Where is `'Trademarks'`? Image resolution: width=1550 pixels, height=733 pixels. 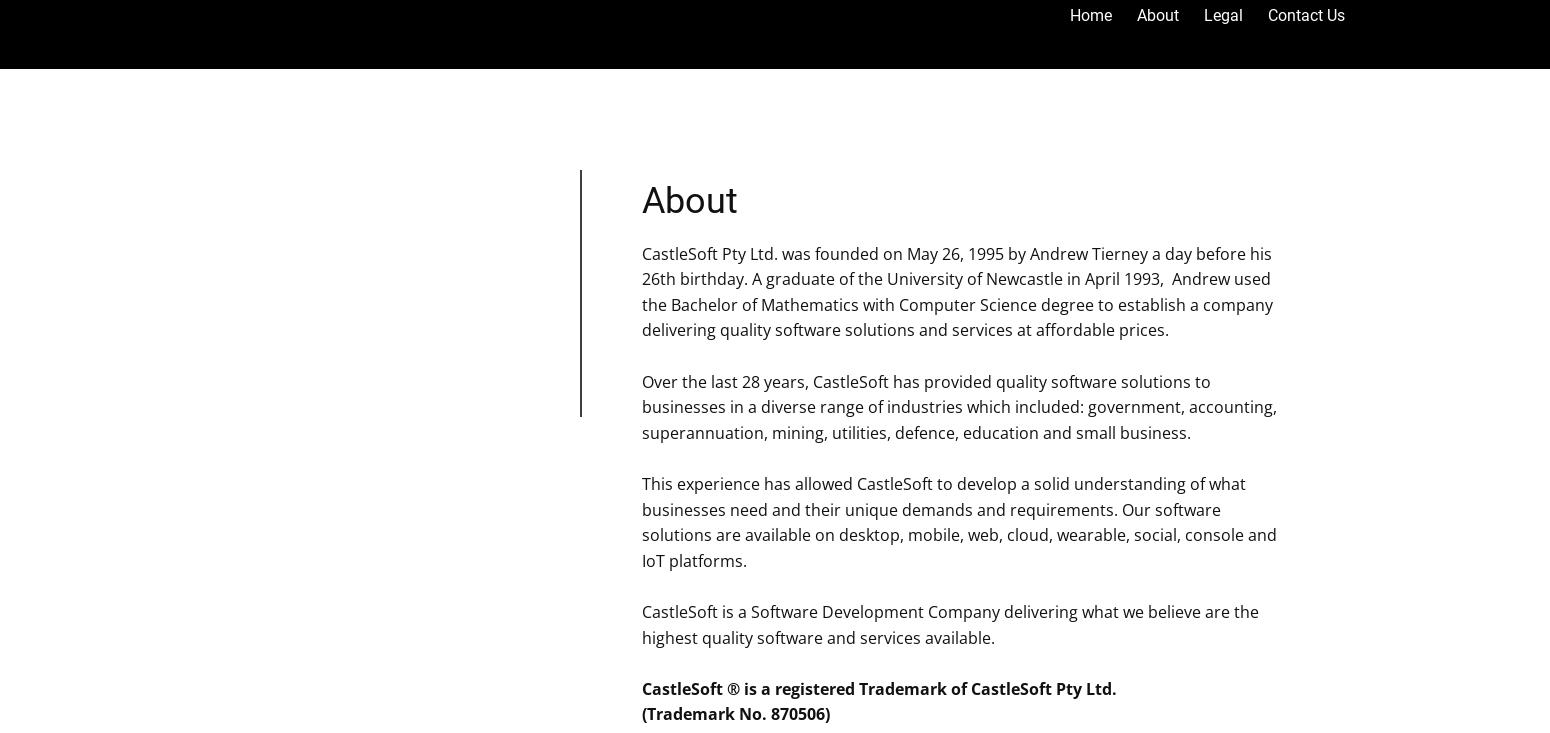
'Trademarks' is located at coordinates (1224, 156).